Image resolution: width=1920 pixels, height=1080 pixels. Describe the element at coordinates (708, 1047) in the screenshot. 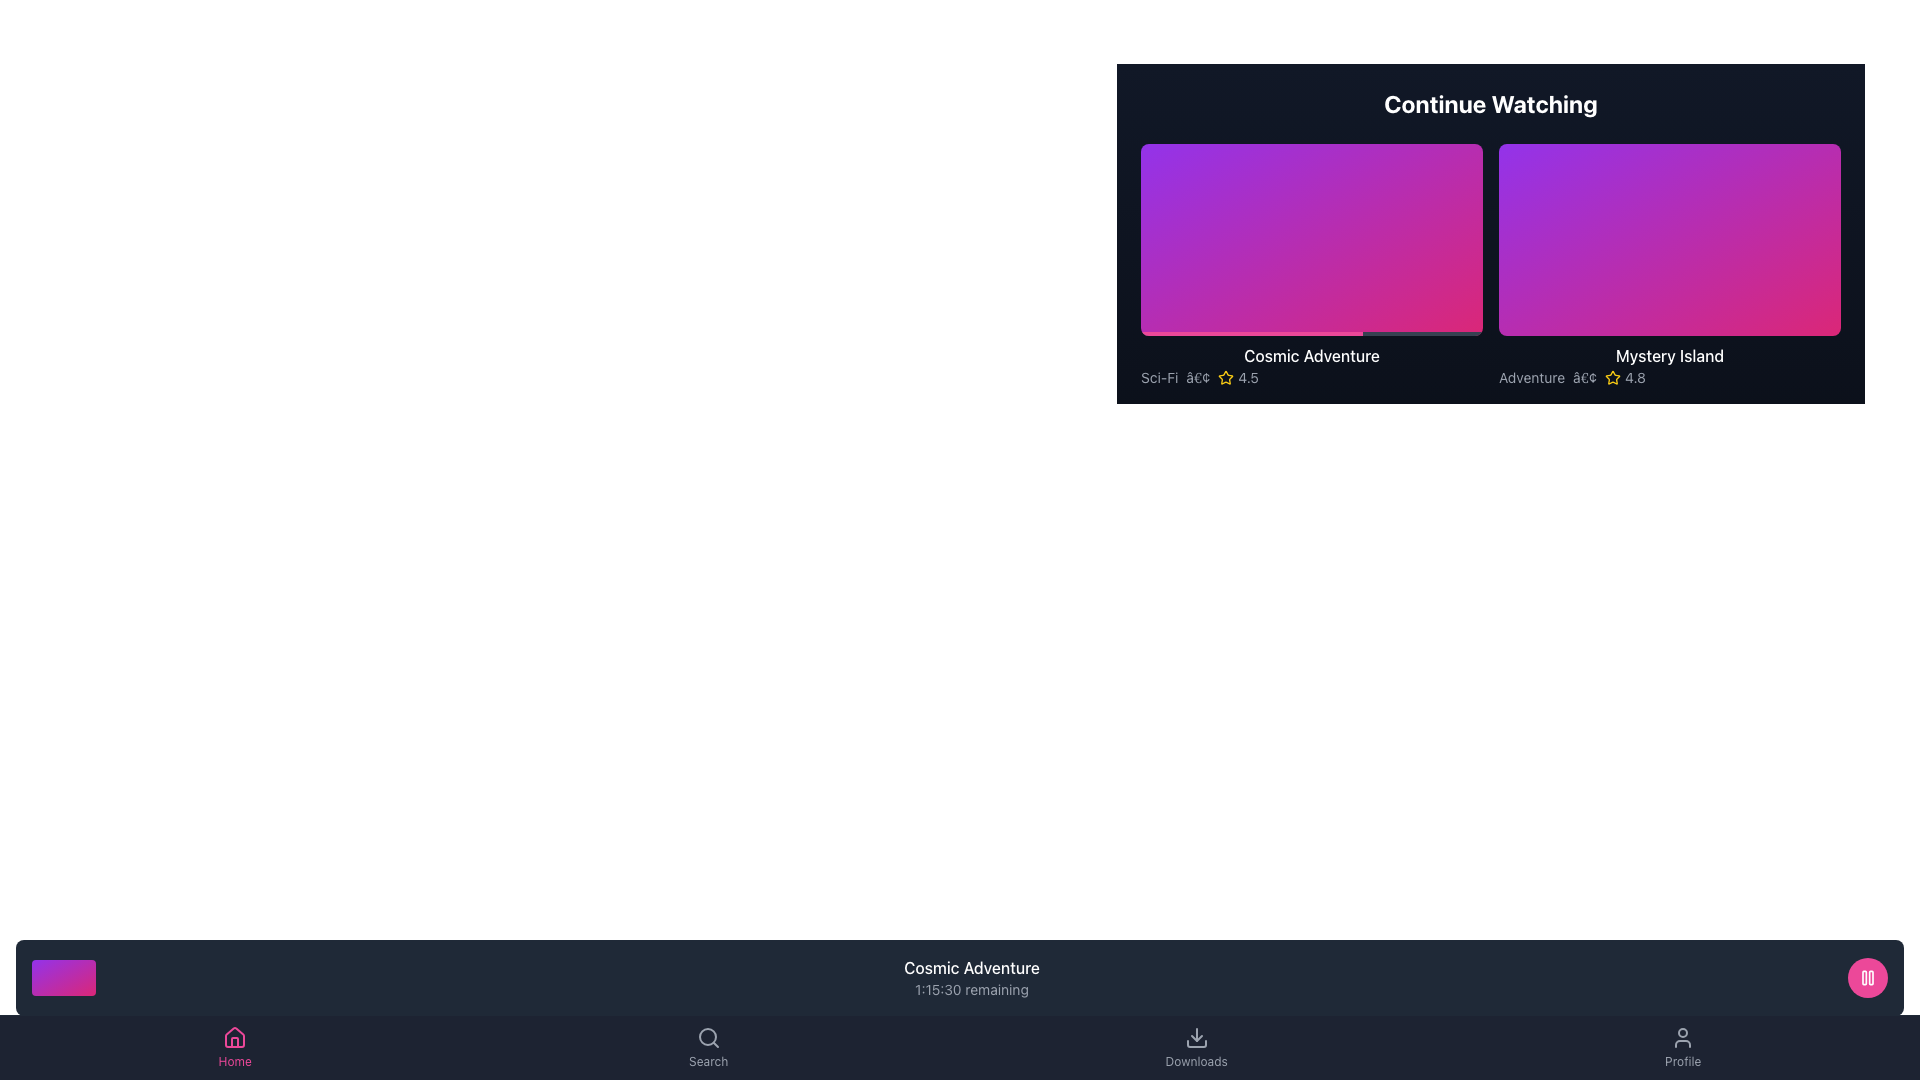

I see `the 'Search' button with a magnifying glass icon located` at that location.